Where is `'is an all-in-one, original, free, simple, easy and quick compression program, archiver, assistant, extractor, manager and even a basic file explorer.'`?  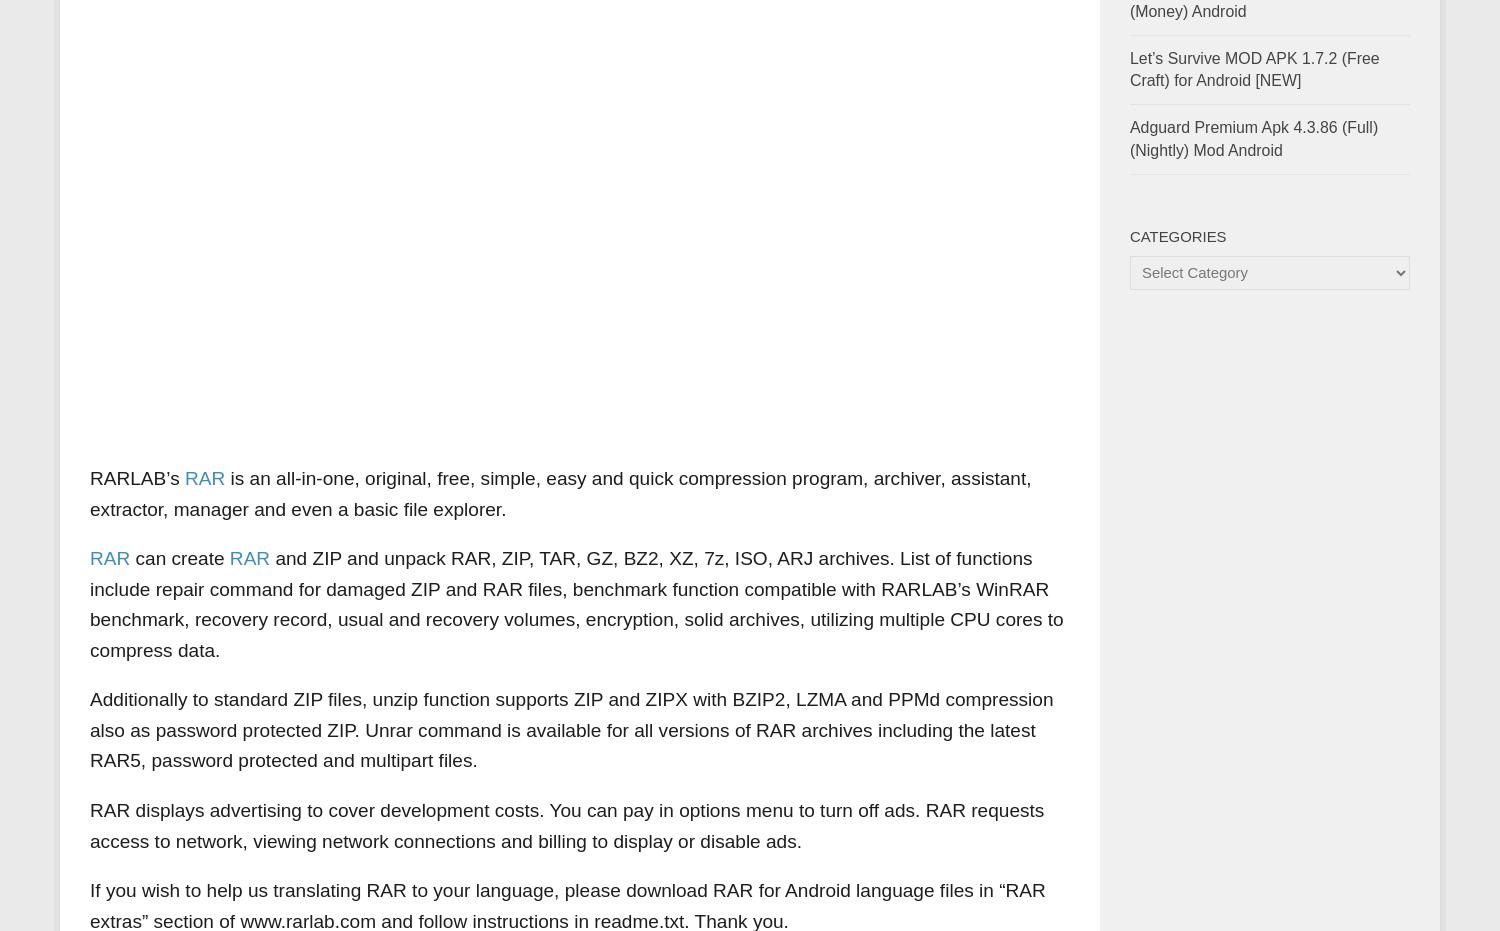 'is an all-in-one, original, free, simple, easy and quick compression program, archiver, assistant, extractor, manager and even a basic file explorer.' is located at coordinates (560, 493).